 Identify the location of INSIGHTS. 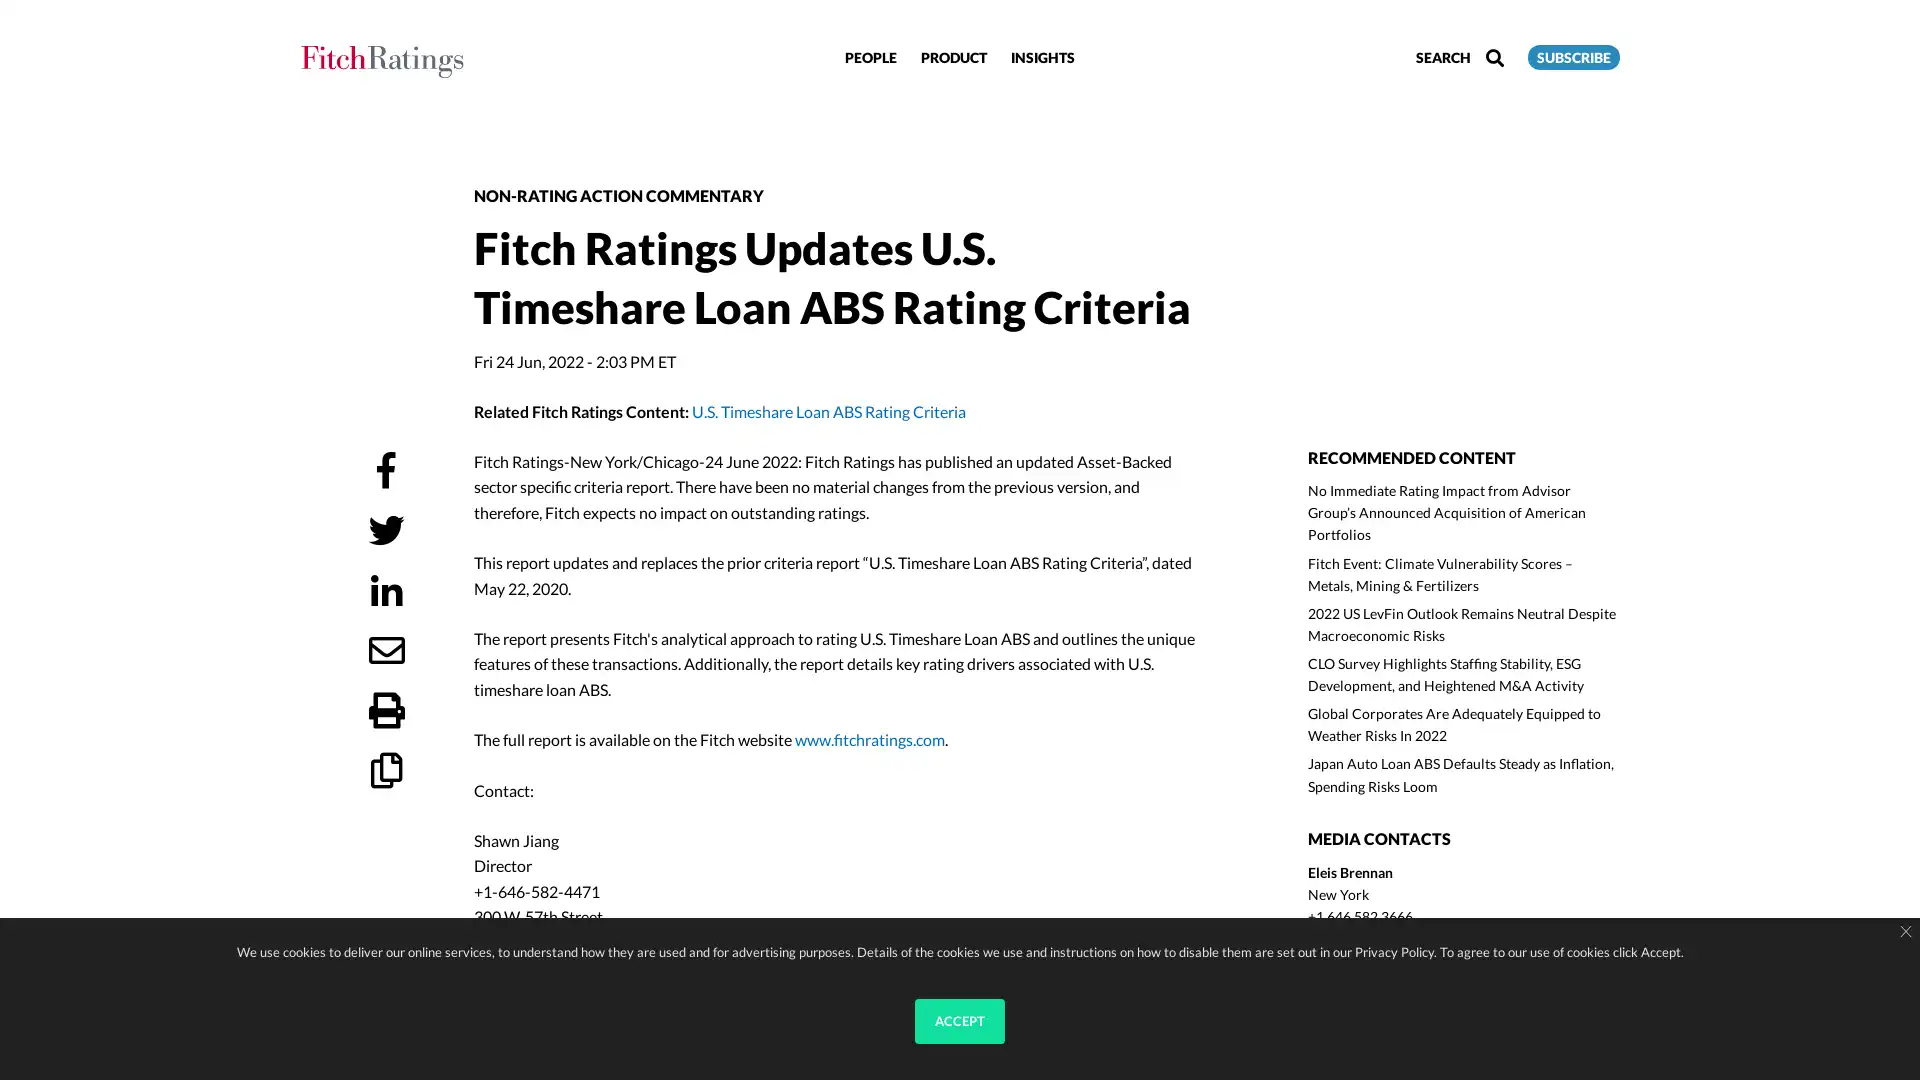
(1041, 55).